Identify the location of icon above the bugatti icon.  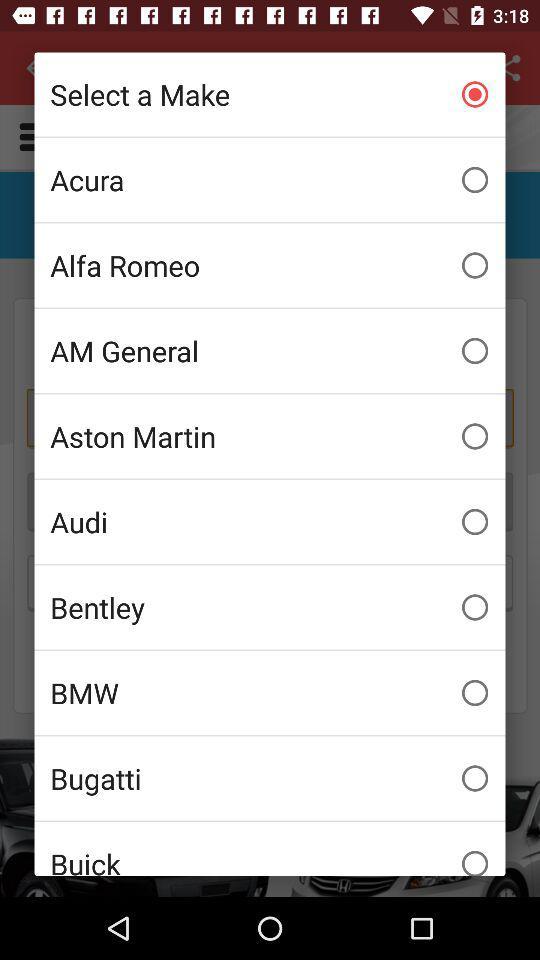
(270, 693).